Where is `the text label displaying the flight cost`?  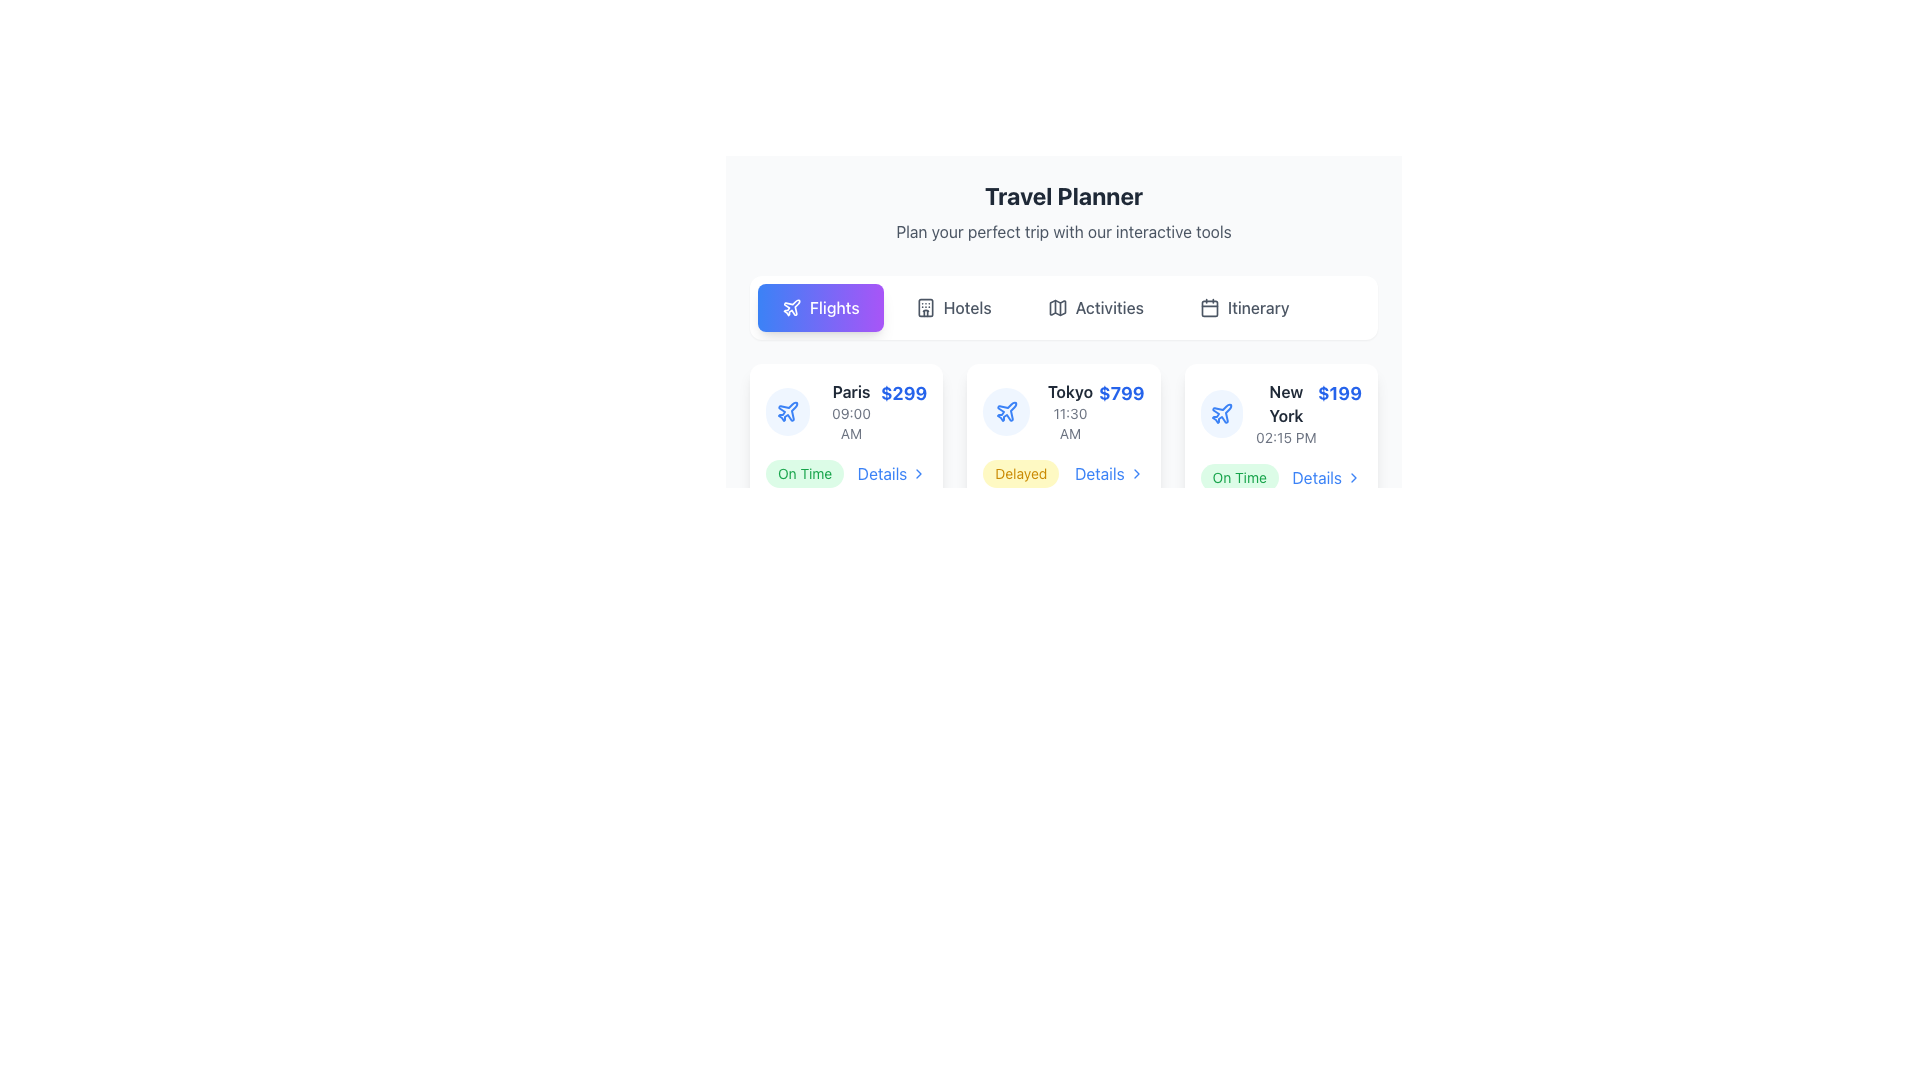 the text label displaying the flight cost is located at coordinates (1339, 393).